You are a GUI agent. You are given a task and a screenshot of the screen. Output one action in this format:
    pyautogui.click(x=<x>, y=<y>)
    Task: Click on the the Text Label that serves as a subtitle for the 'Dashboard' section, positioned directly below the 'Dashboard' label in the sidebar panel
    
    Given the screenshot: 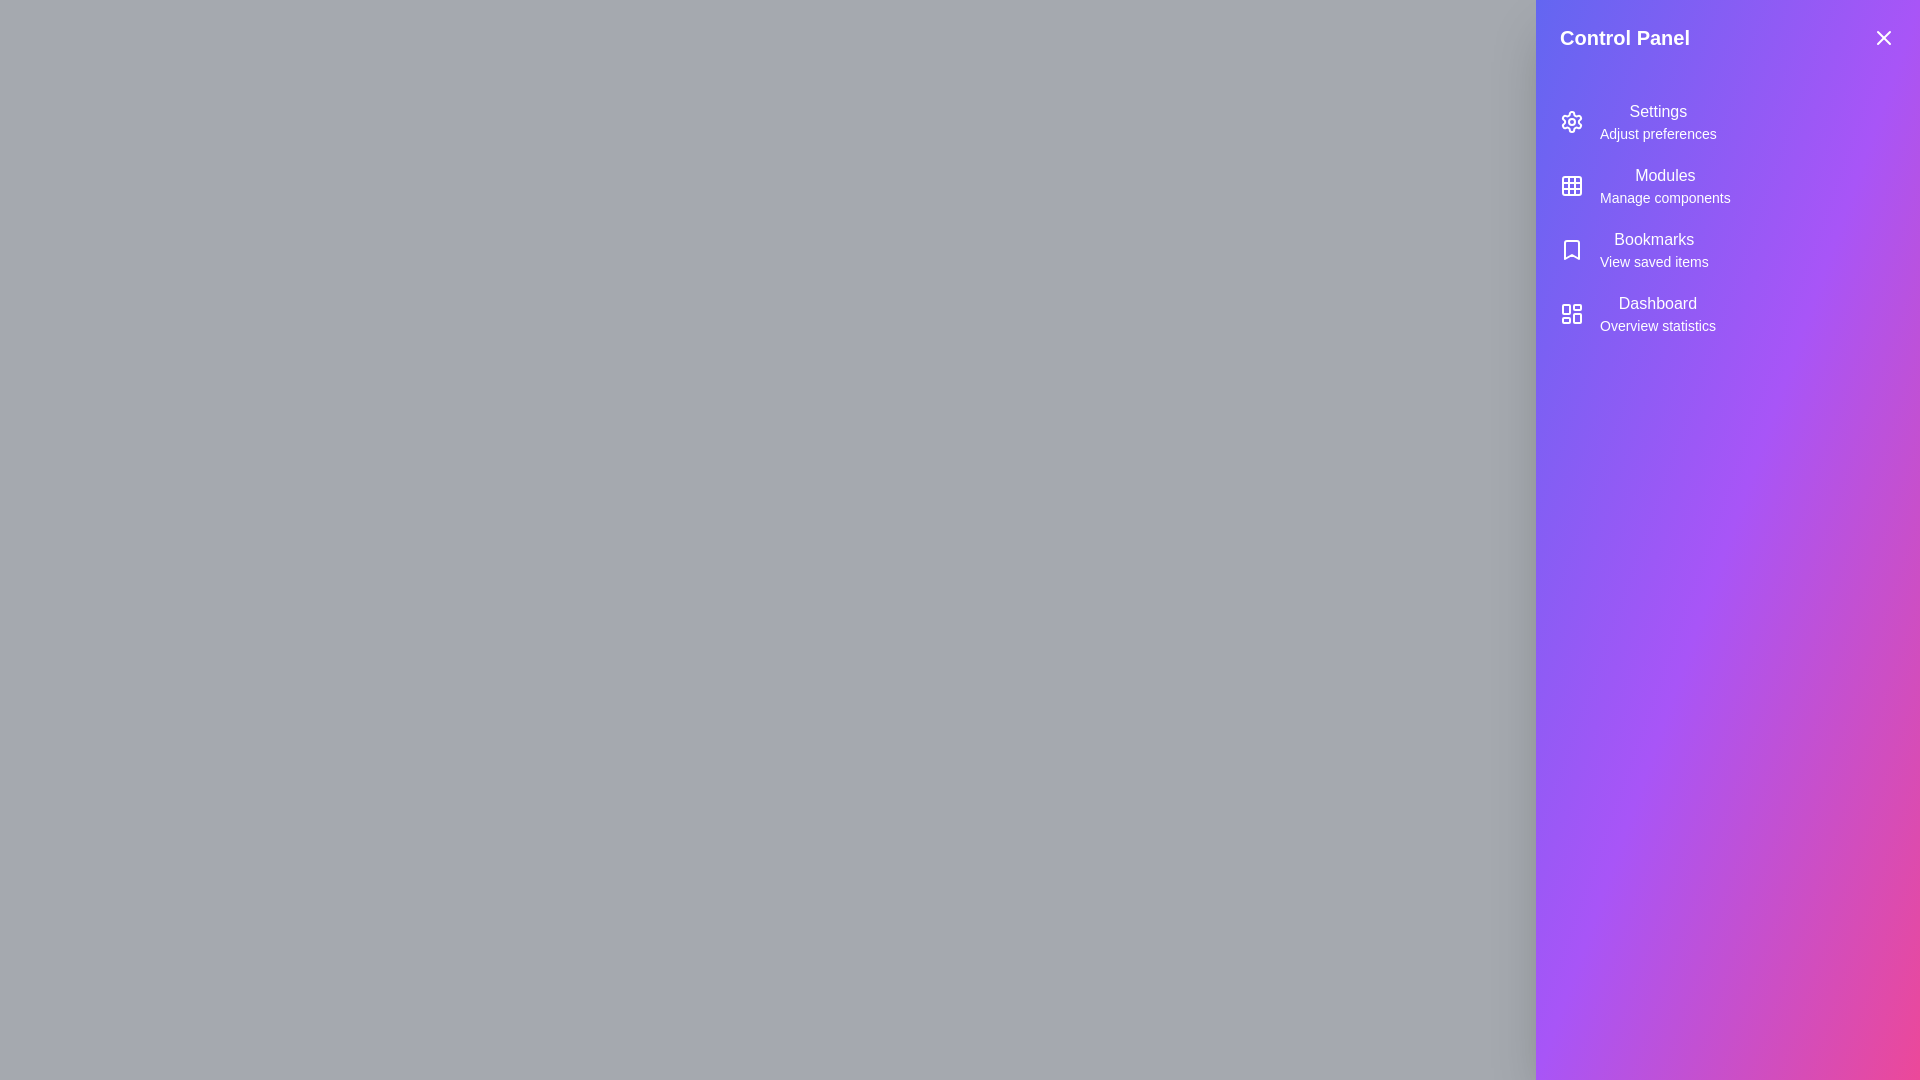 What is the action you would take?
    pyautogui.click(x=1657, y=325)
    